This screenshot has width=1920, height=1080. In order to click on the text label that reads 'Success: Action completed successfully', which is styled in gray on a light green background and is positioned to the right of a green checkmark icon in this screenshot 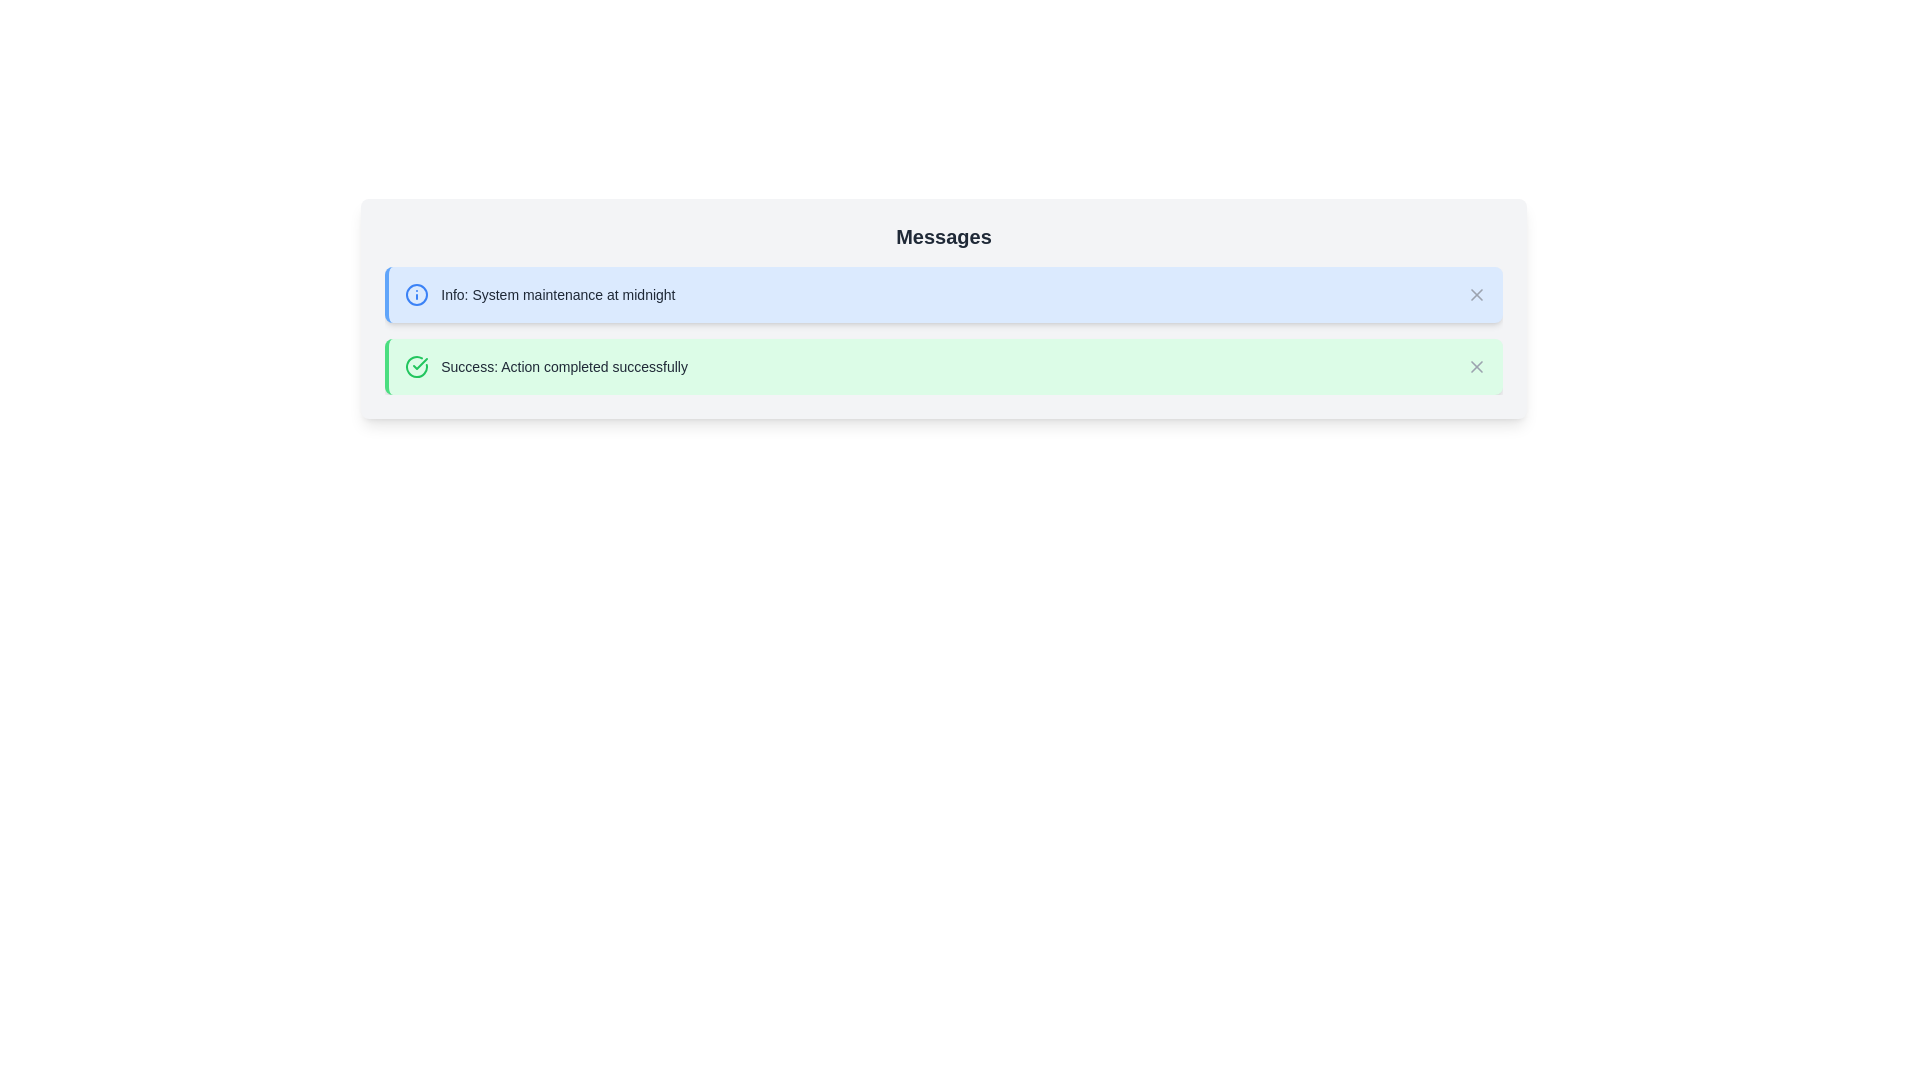, I will do `click(563, 366)`.